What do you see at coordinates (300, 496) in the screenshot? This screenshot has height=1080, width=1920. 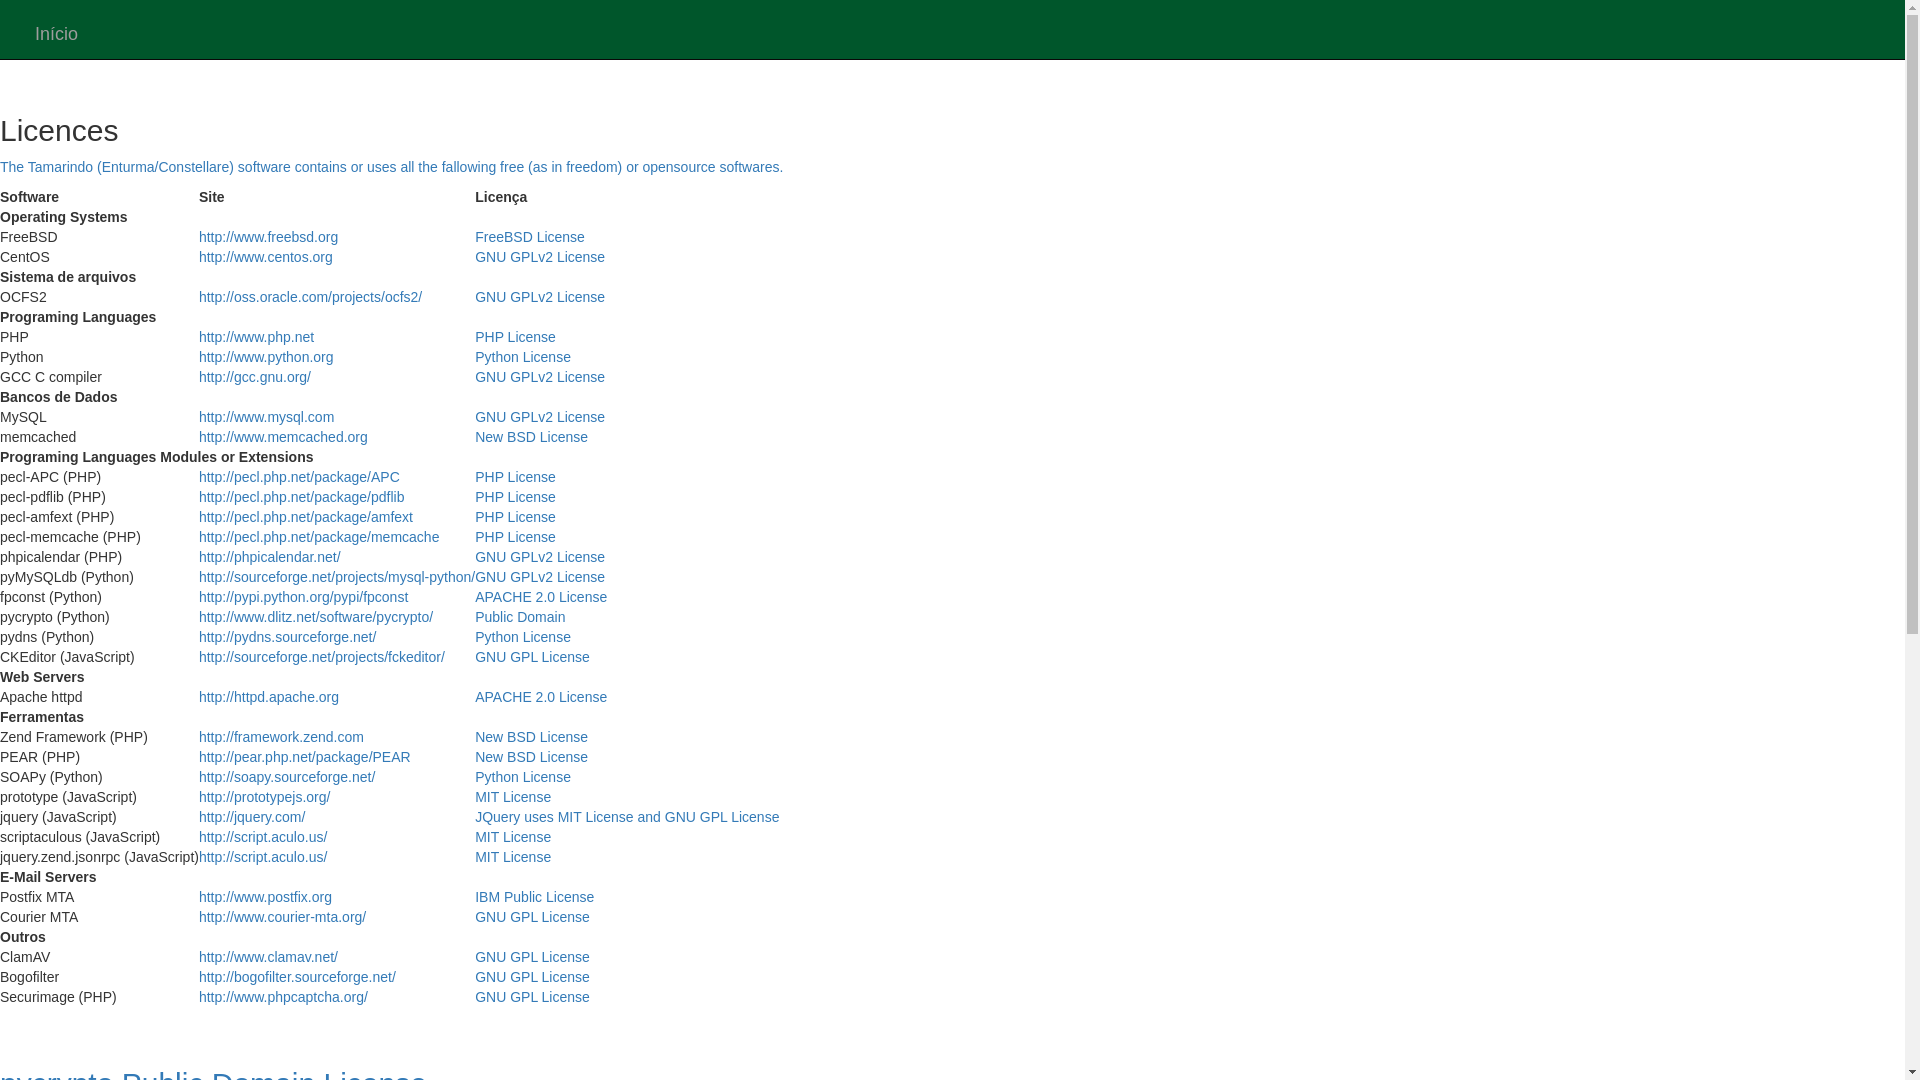 I see `'http://pecl.php.net/package/pdflib'` at bounding box center [300, 496].